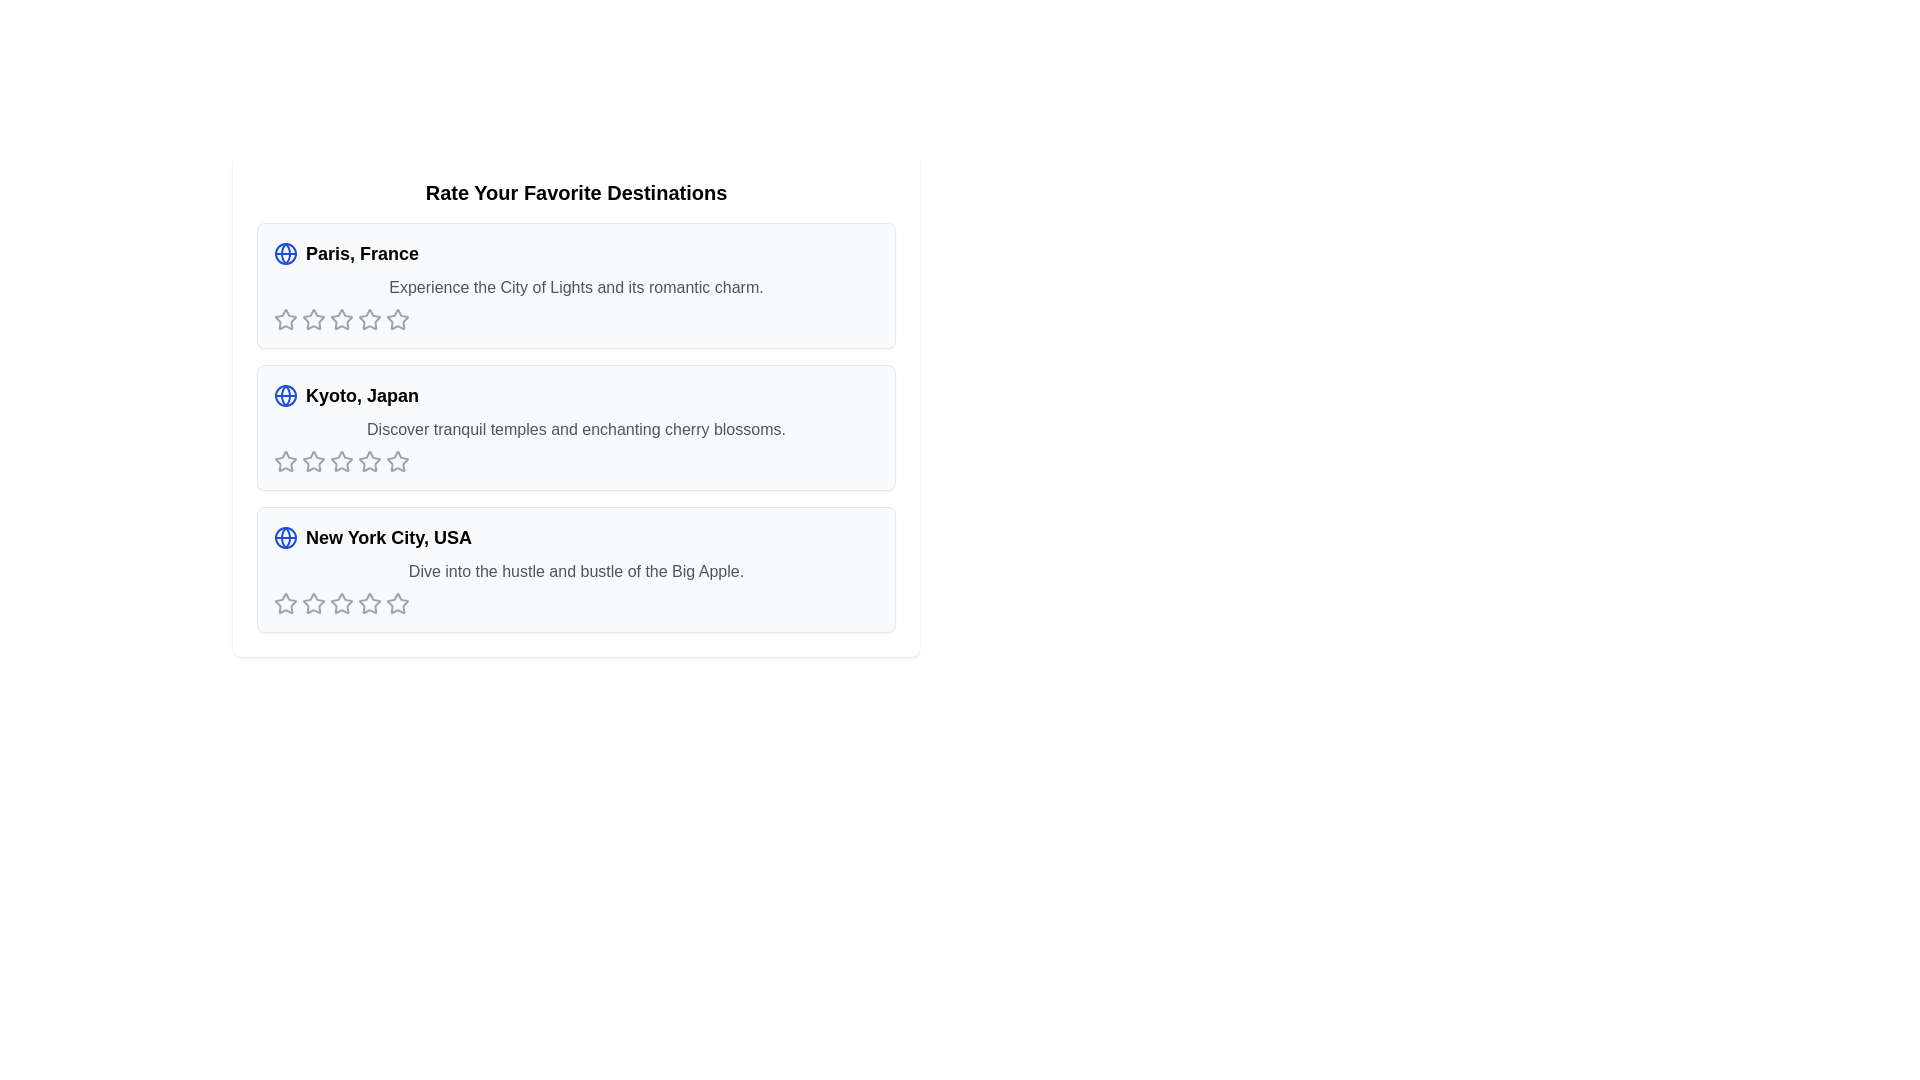 The height and width of the screenshot is (1080, 1920). I want to click on the first rating star icon, which is a gray star-shaped SVG located beneath the 'New York City, USA' description, so click(312, 602).